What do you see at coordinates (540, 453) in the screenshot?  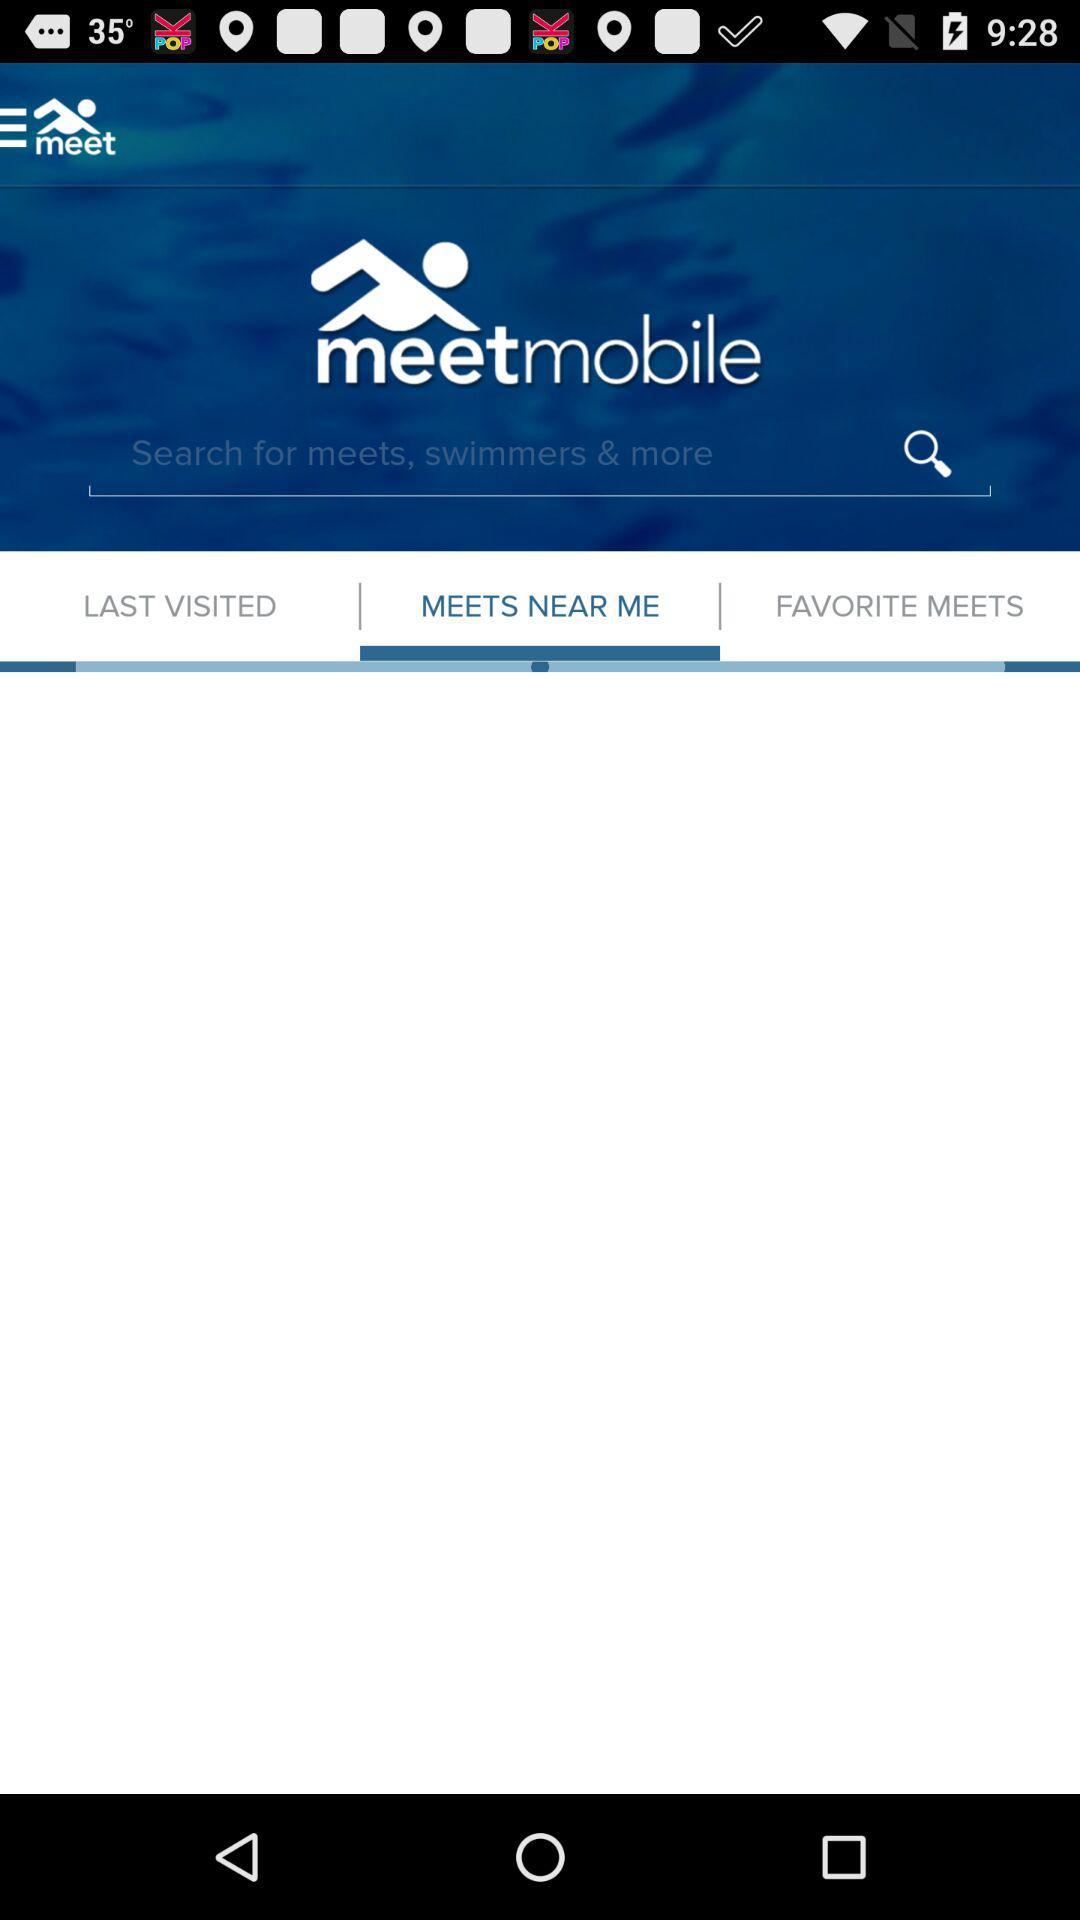 I see `search input box` at bounding box center [540, 453].